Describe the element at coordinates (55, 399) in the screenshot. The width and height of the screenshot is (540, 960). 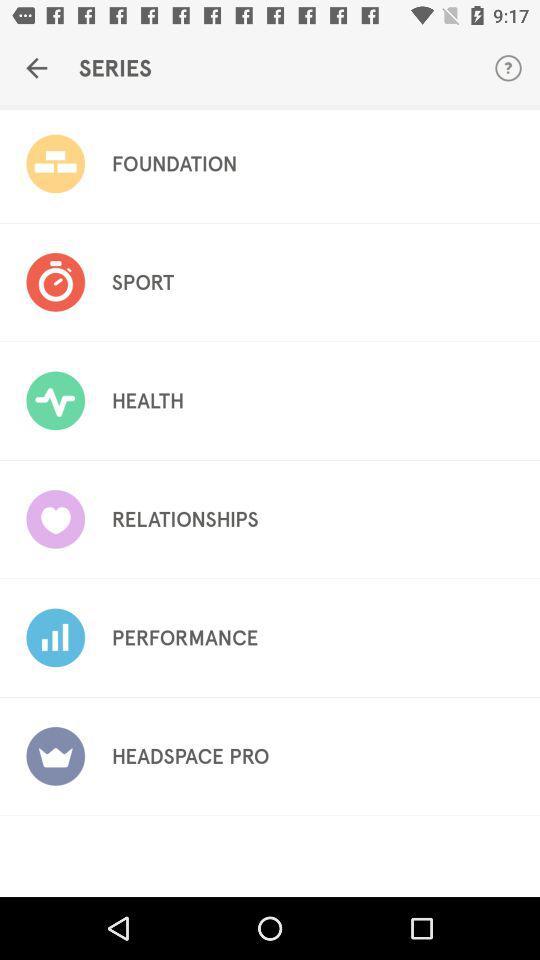
I see `the icon of health` at that location.